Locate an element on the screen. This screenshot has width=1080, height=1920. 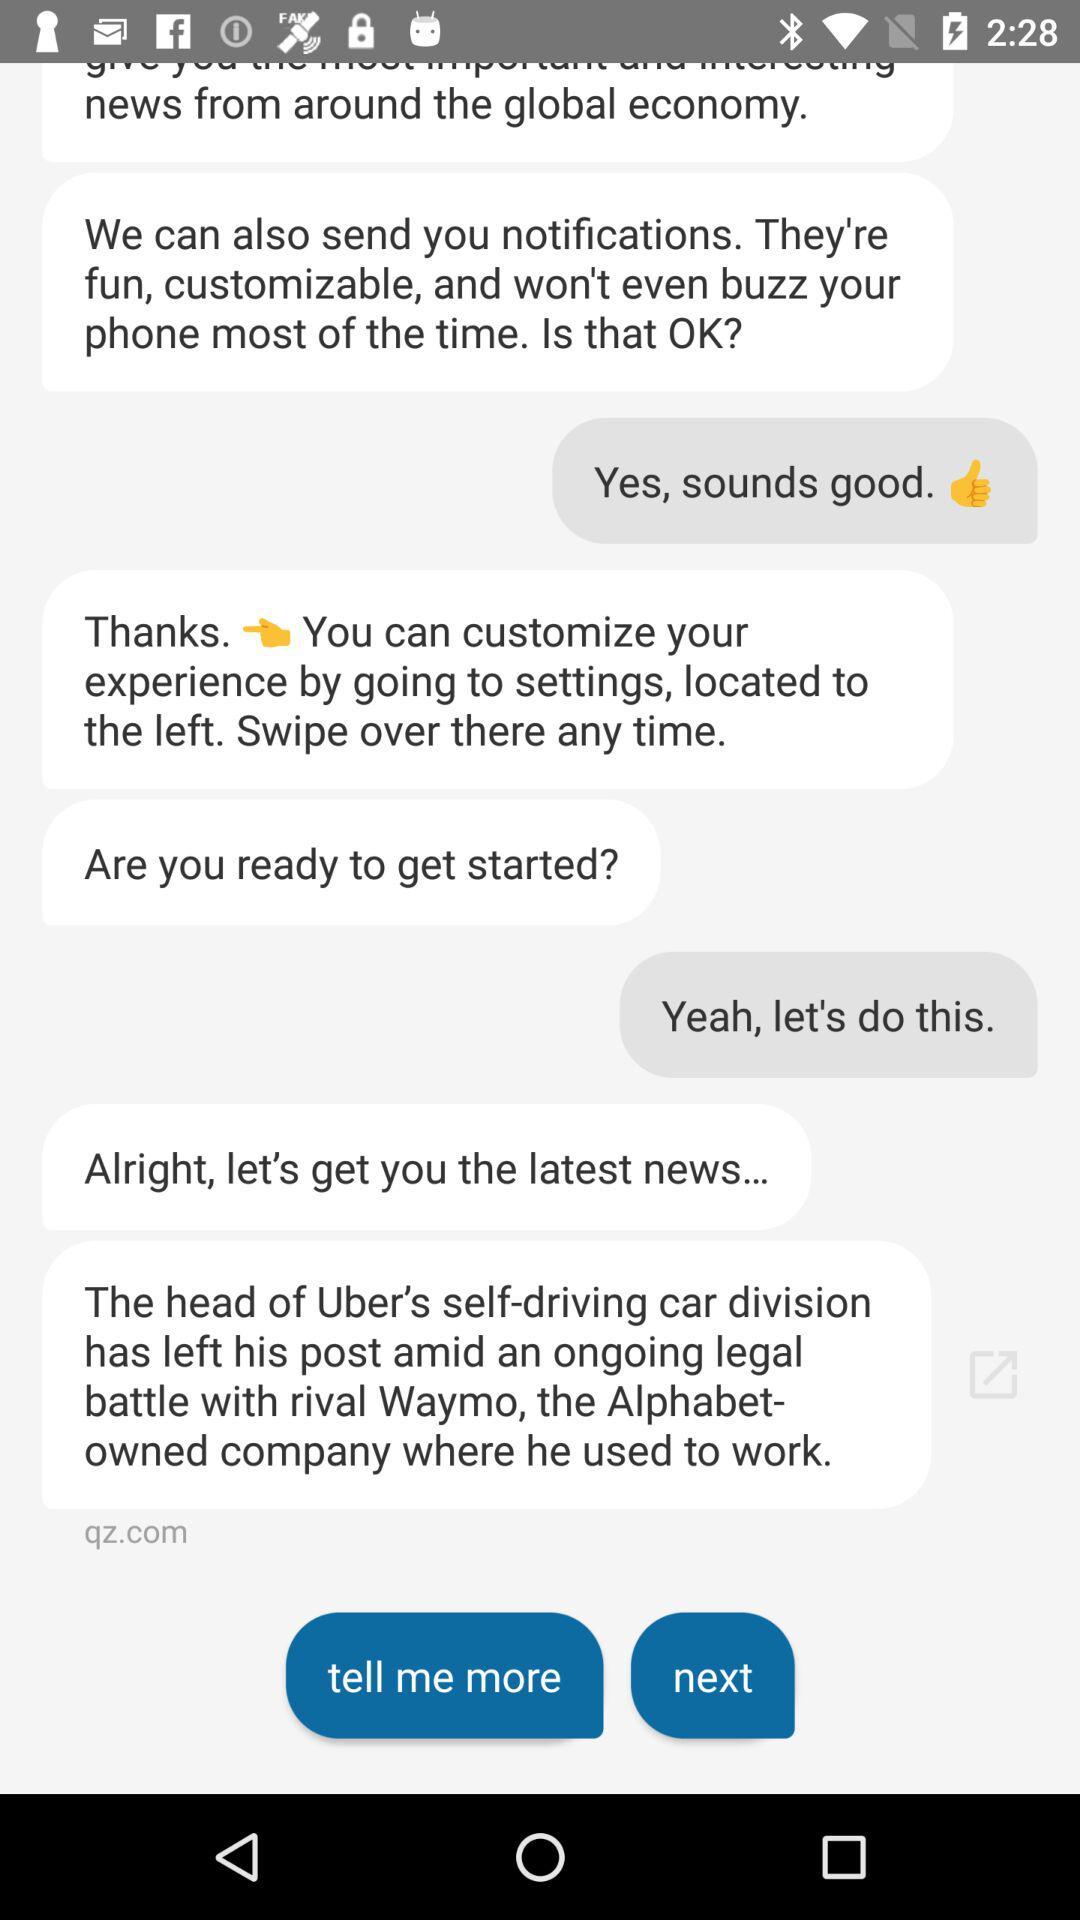
tell me more icon is located at coordinates (443, 1675).